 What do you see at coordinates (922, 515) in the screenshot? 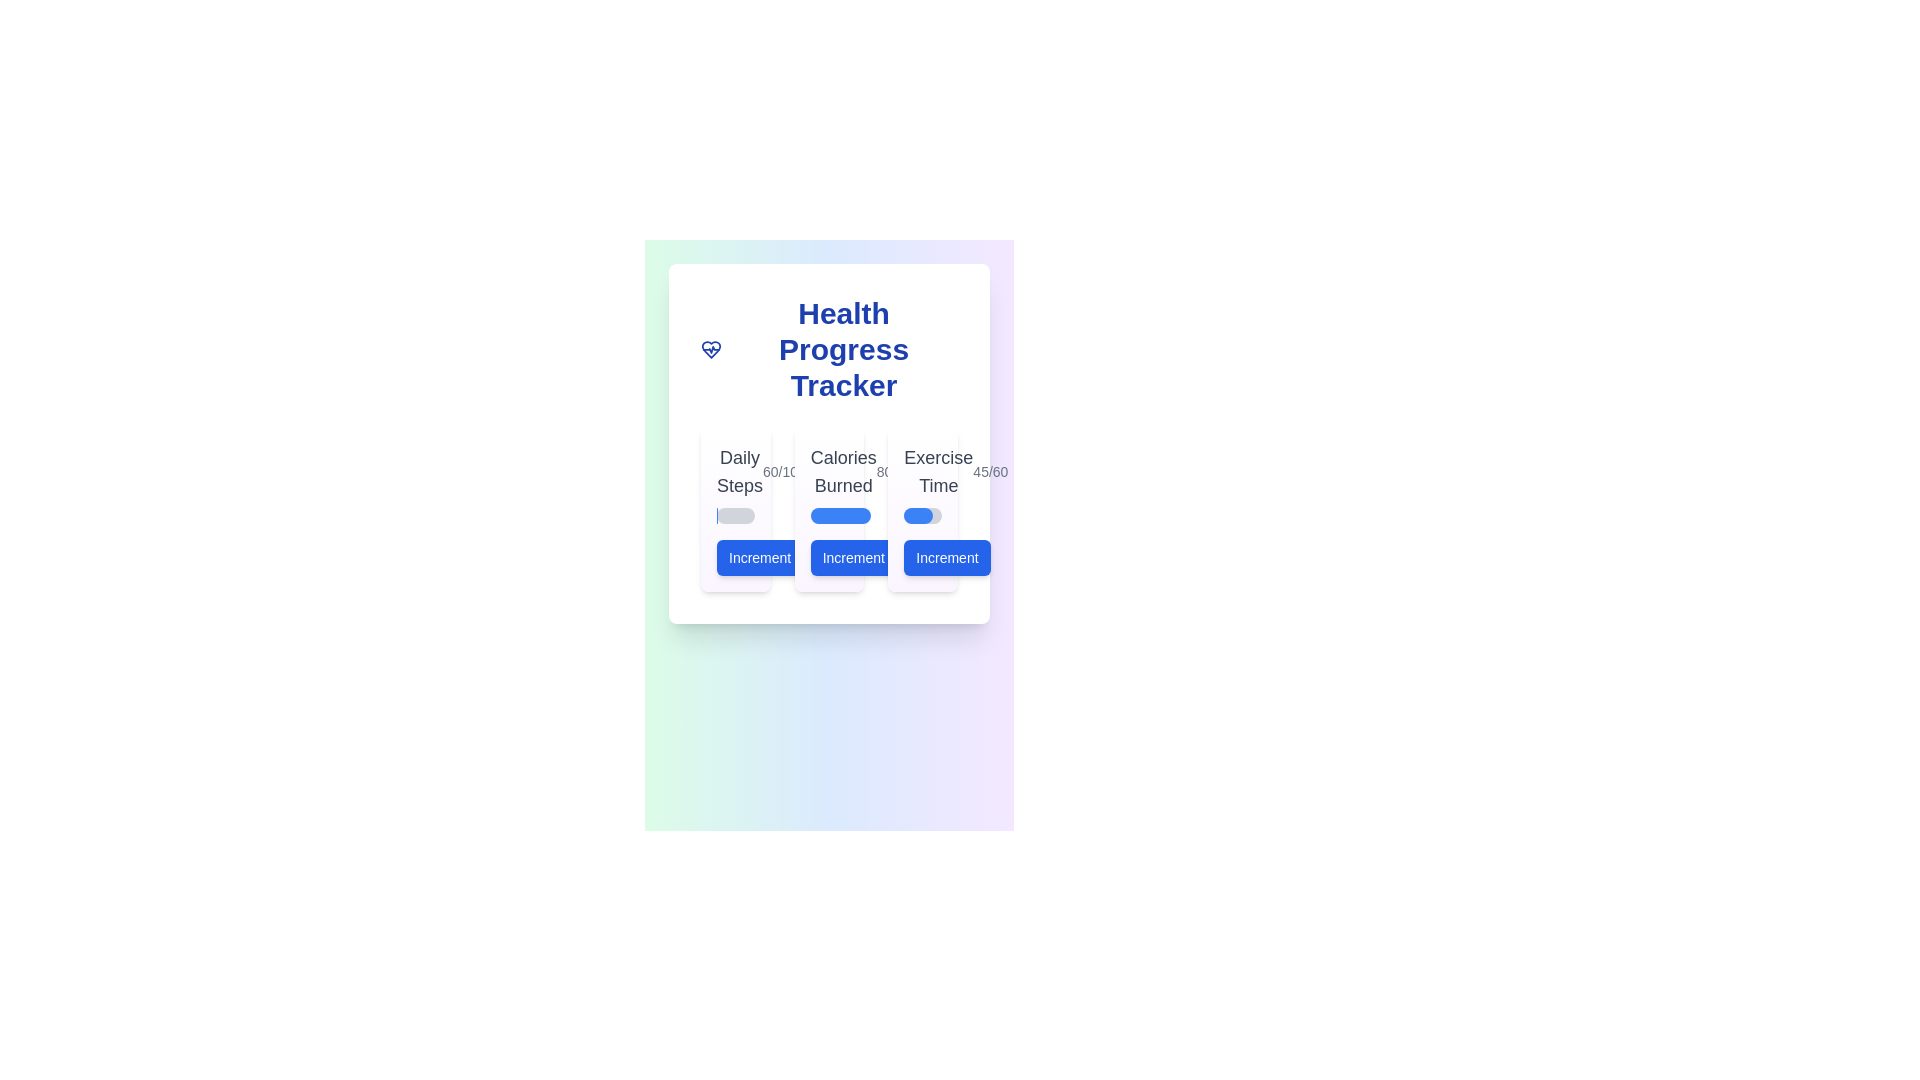
I see `the horizontal progress bar styled with a gray background and blue inner bar, which represents 75% progress, located under the 'Exercise Time' label and above the 'Increment' button` at bounding box center [922, 515].